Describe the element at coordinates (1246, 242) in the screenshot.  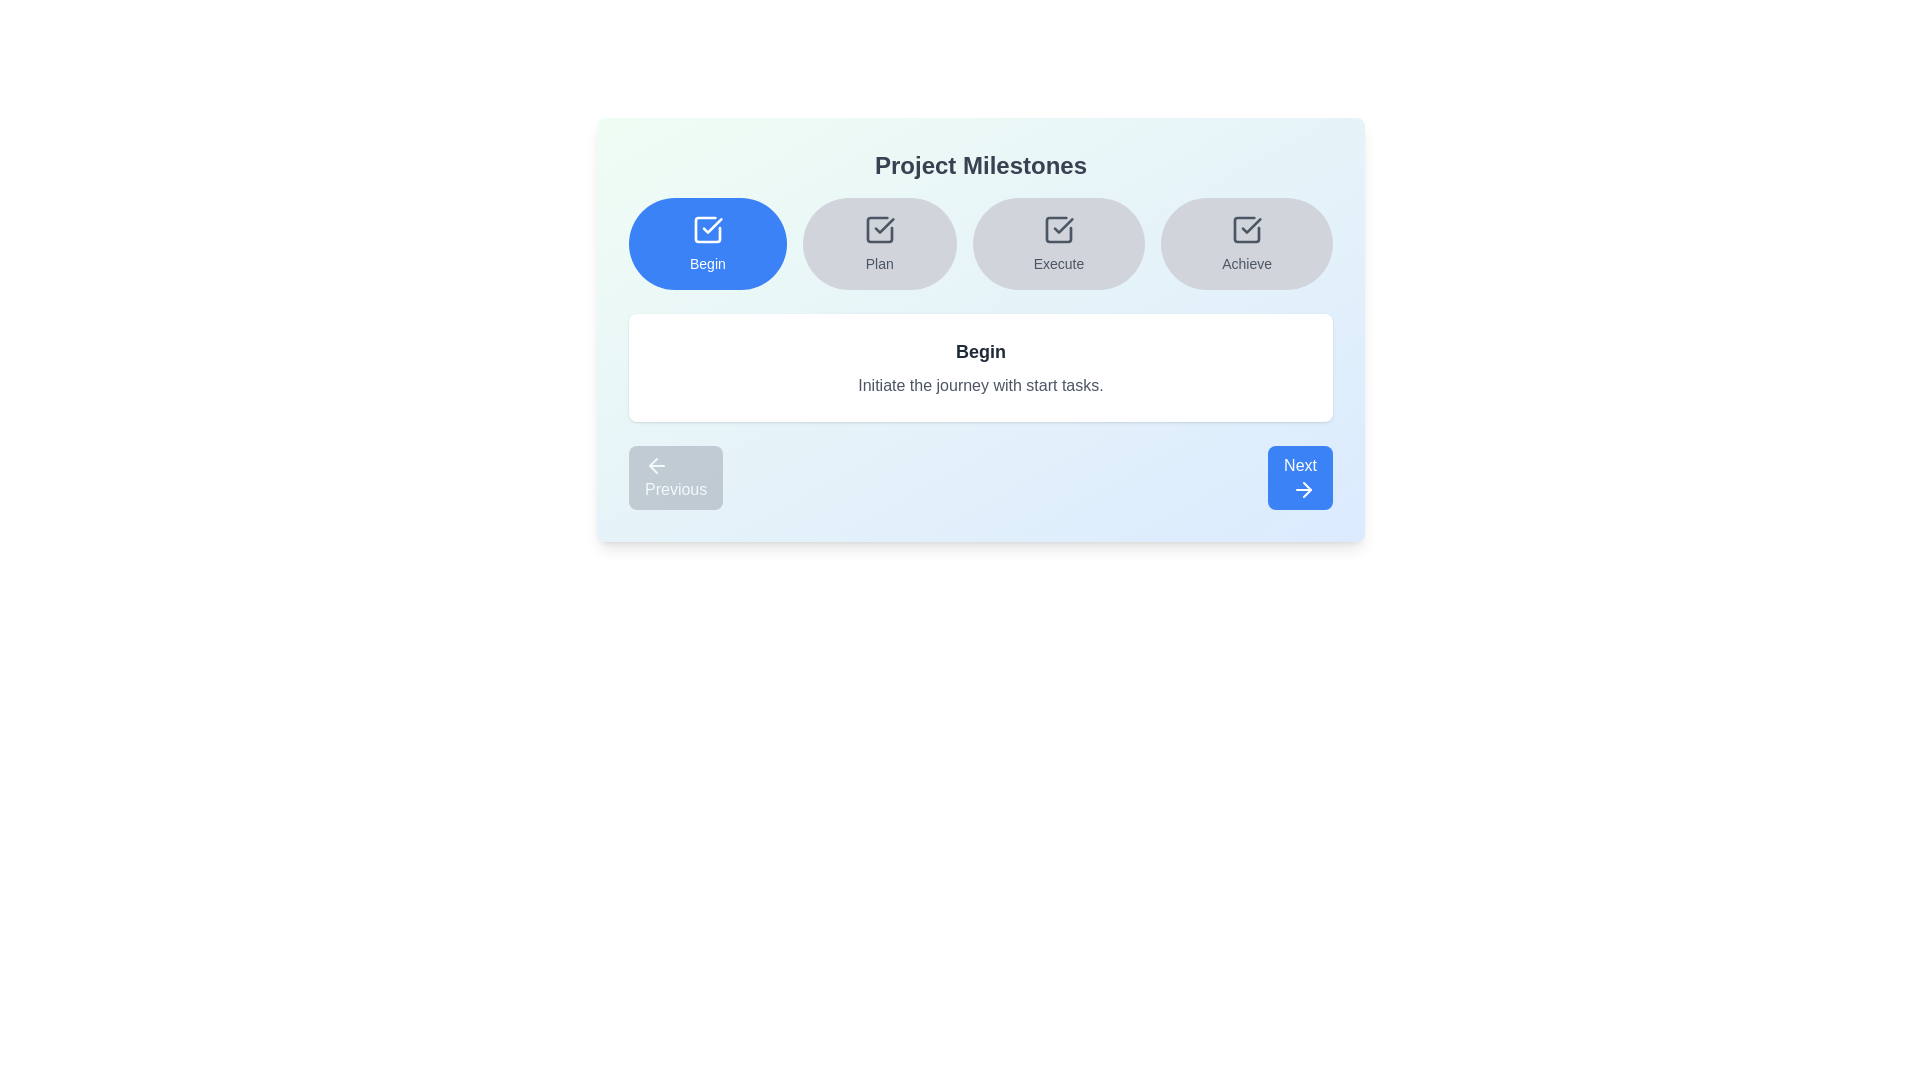
I see `the gray circular button labeled 'Achieve'` at that location.